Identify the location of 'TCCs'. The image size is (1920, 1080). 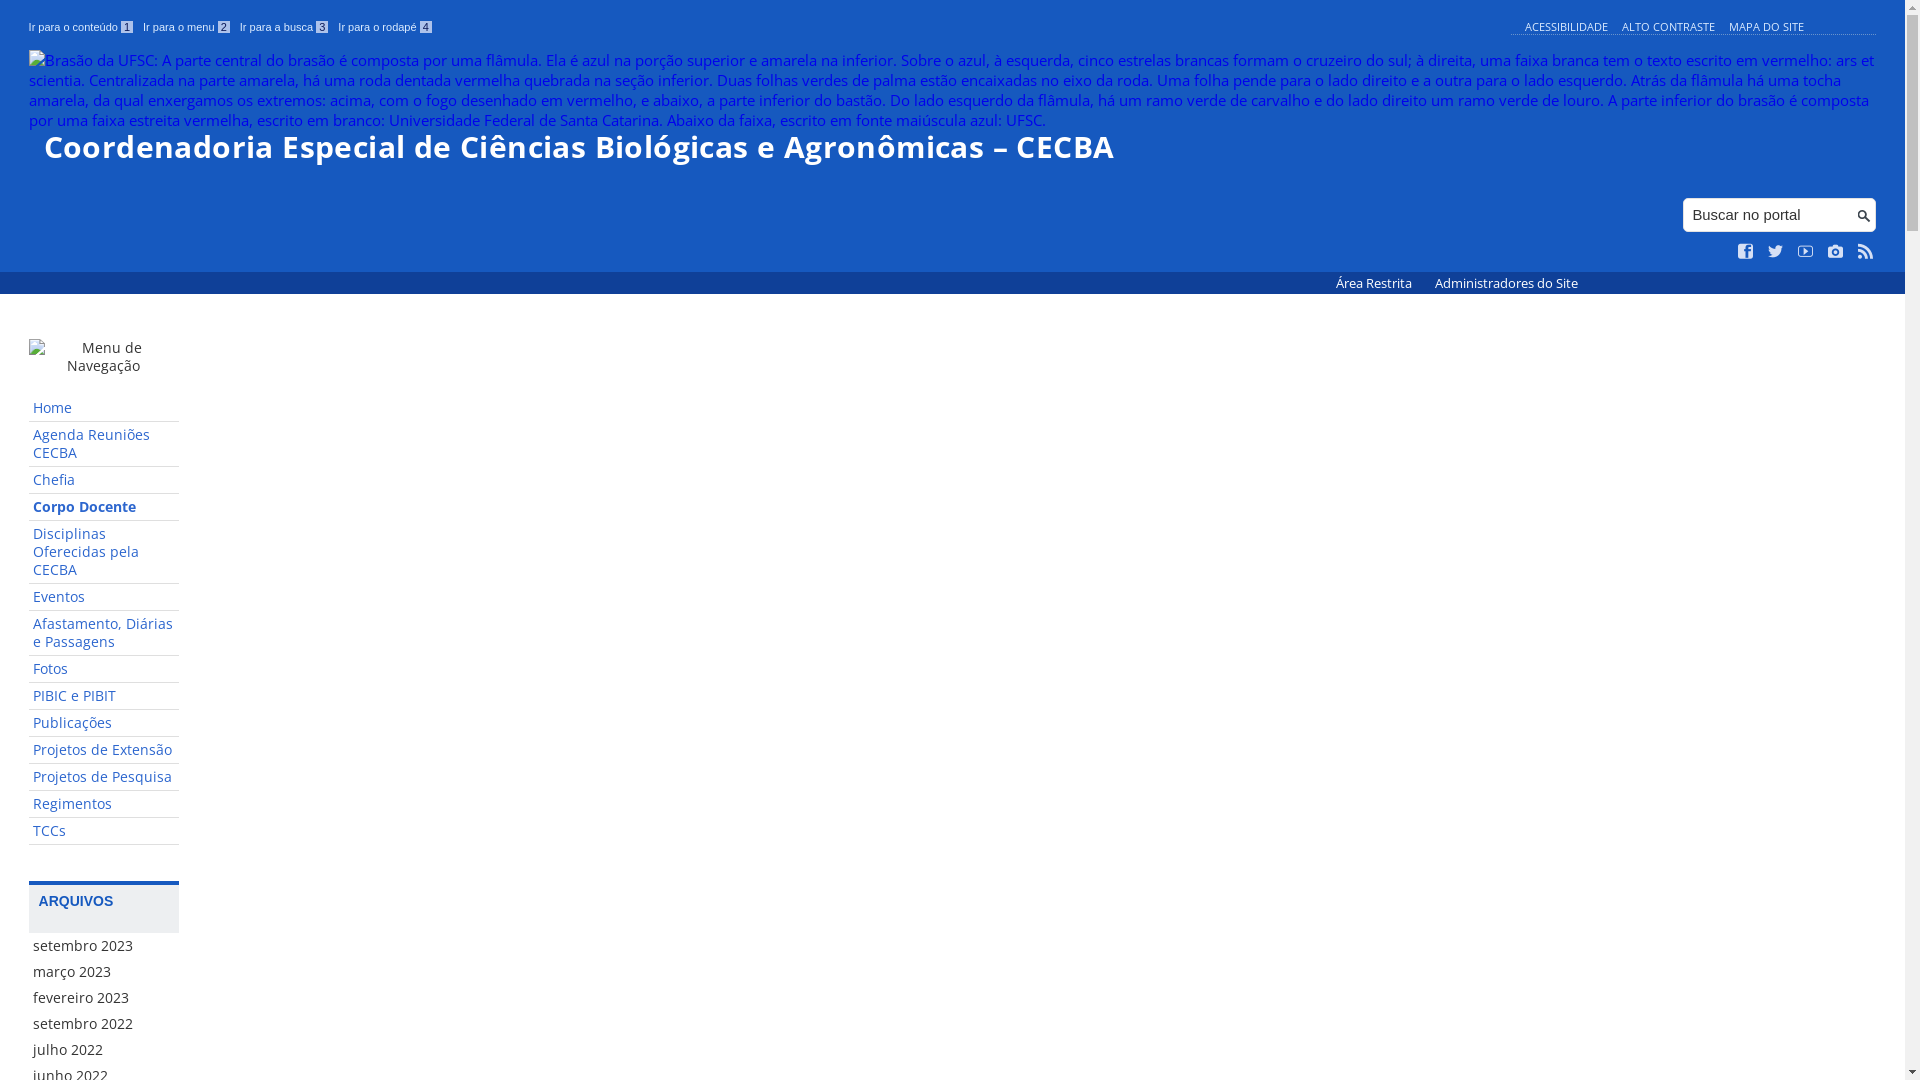
(103, 831).